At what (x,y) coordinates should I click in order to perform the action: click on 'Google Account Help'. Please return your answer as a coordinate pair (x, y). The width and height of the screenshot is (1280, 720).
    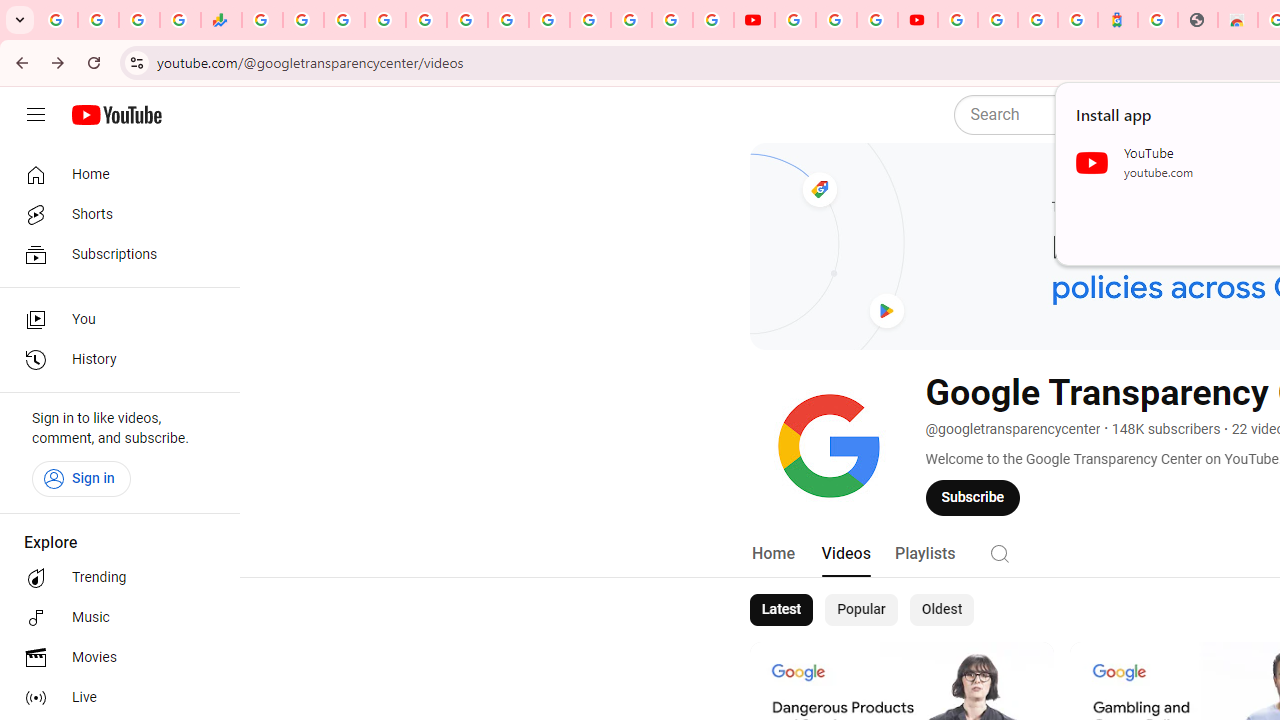
    Looking at the image, I should click on (836, 20).